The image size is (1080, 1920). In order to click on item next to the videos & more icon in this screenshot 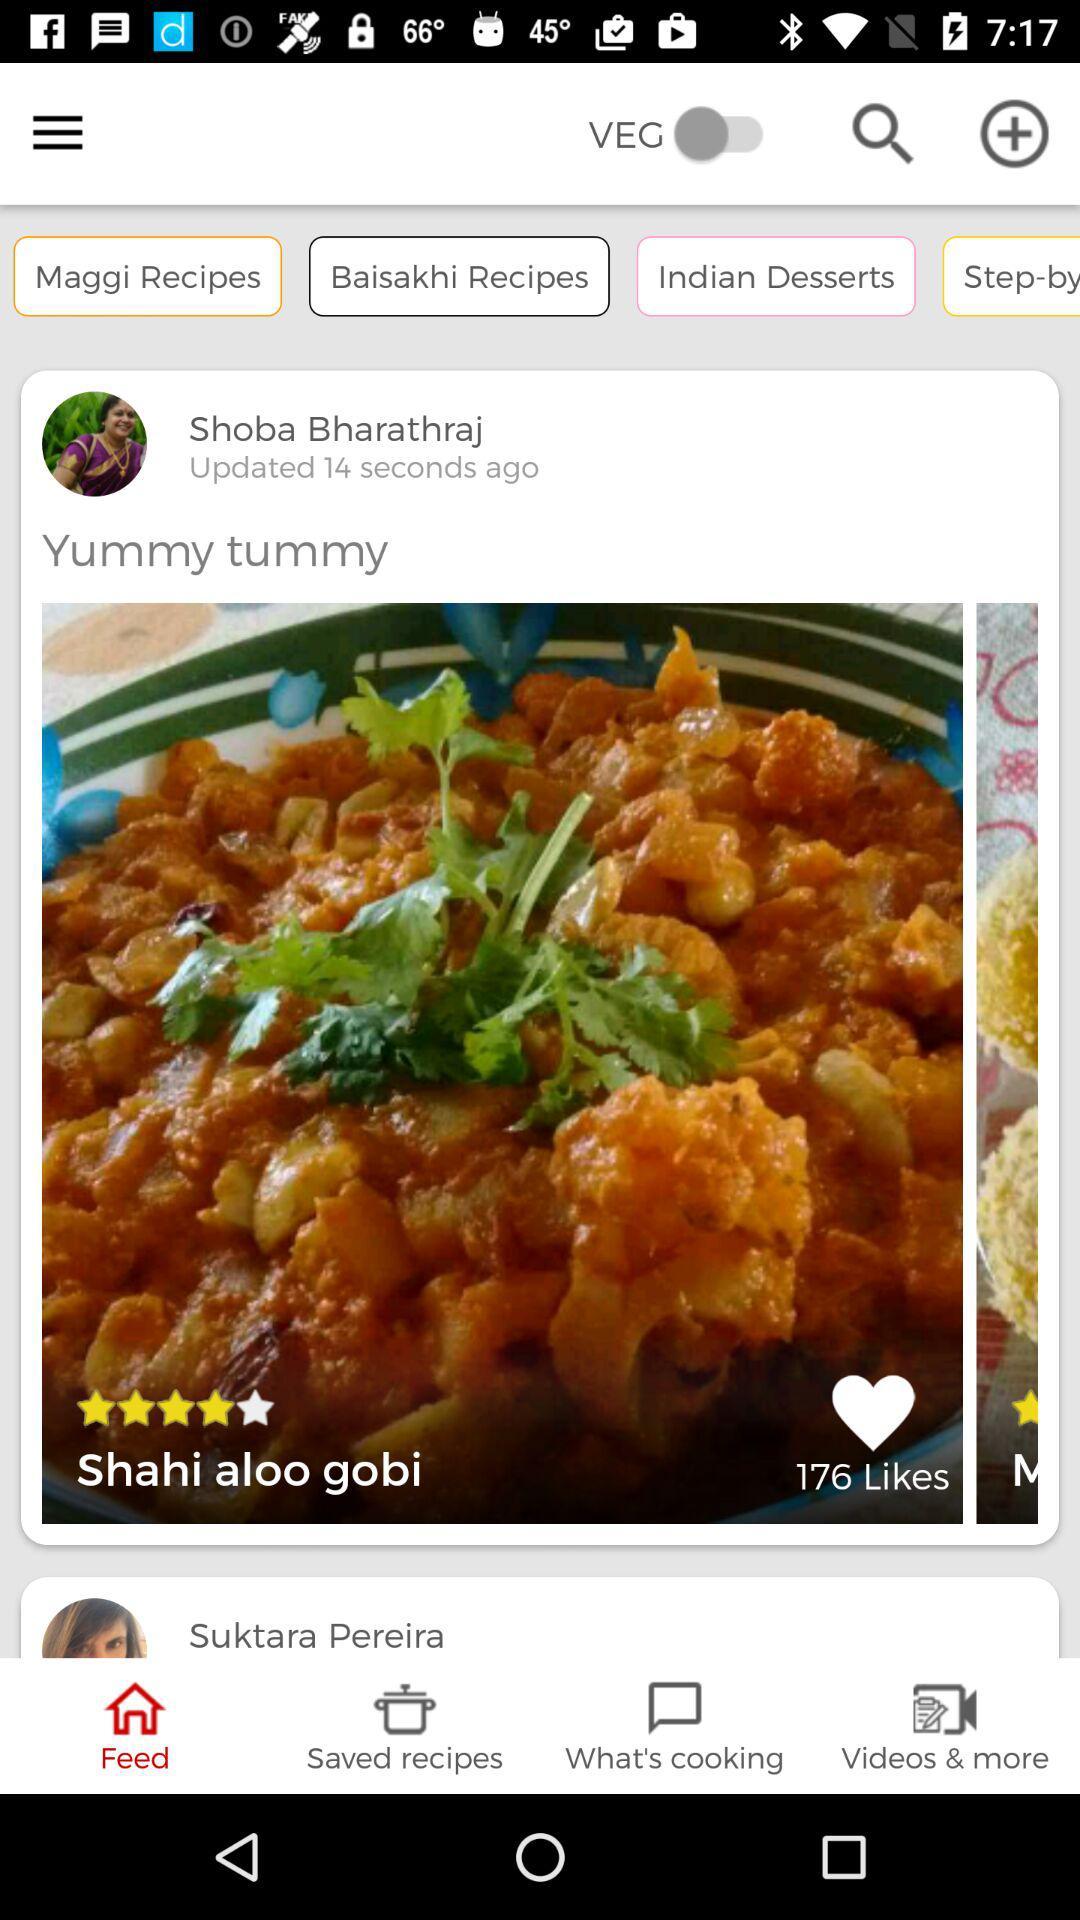, I will do `click(675, 1725)`.